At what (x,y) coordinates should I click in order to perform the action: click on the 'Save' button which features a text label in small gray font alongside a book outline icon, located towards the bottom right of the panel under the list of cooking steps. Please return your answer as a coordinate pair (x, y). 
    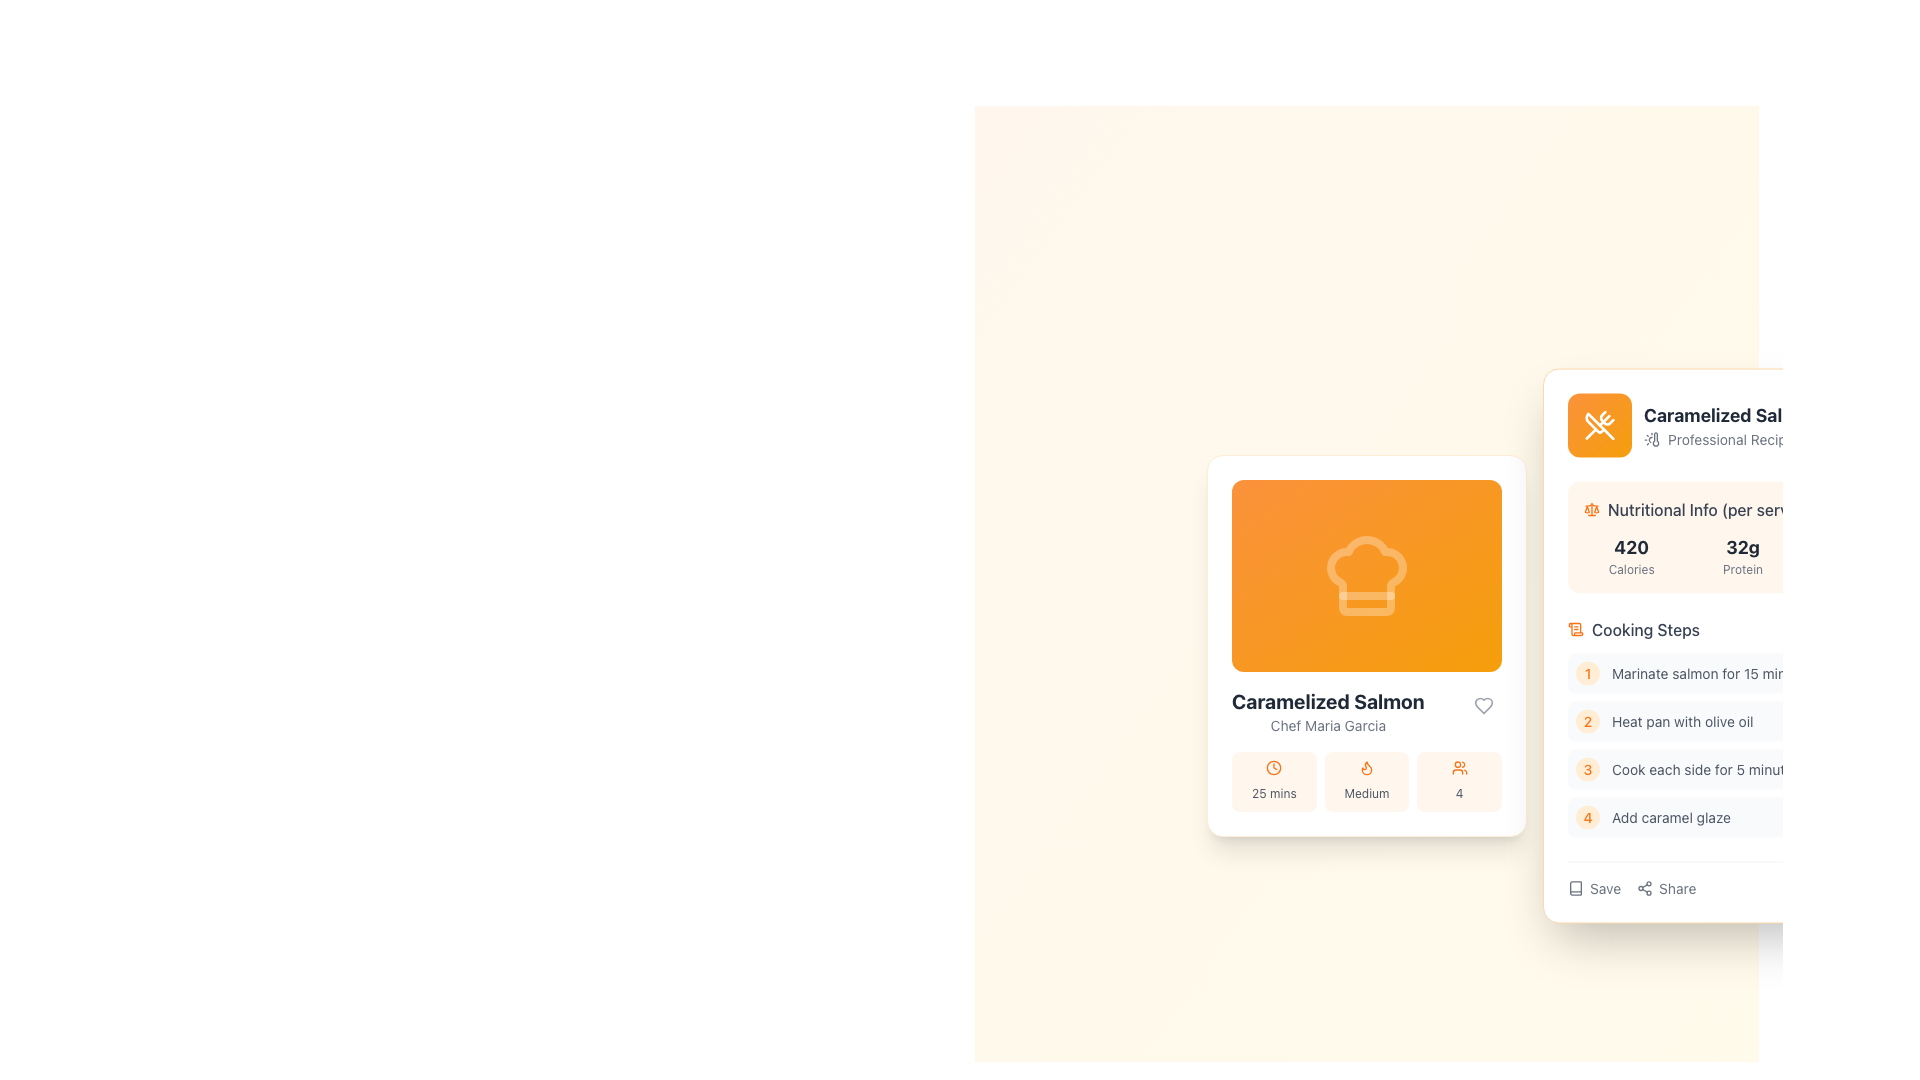
    Looking at the image, I should click on (1593, 887).